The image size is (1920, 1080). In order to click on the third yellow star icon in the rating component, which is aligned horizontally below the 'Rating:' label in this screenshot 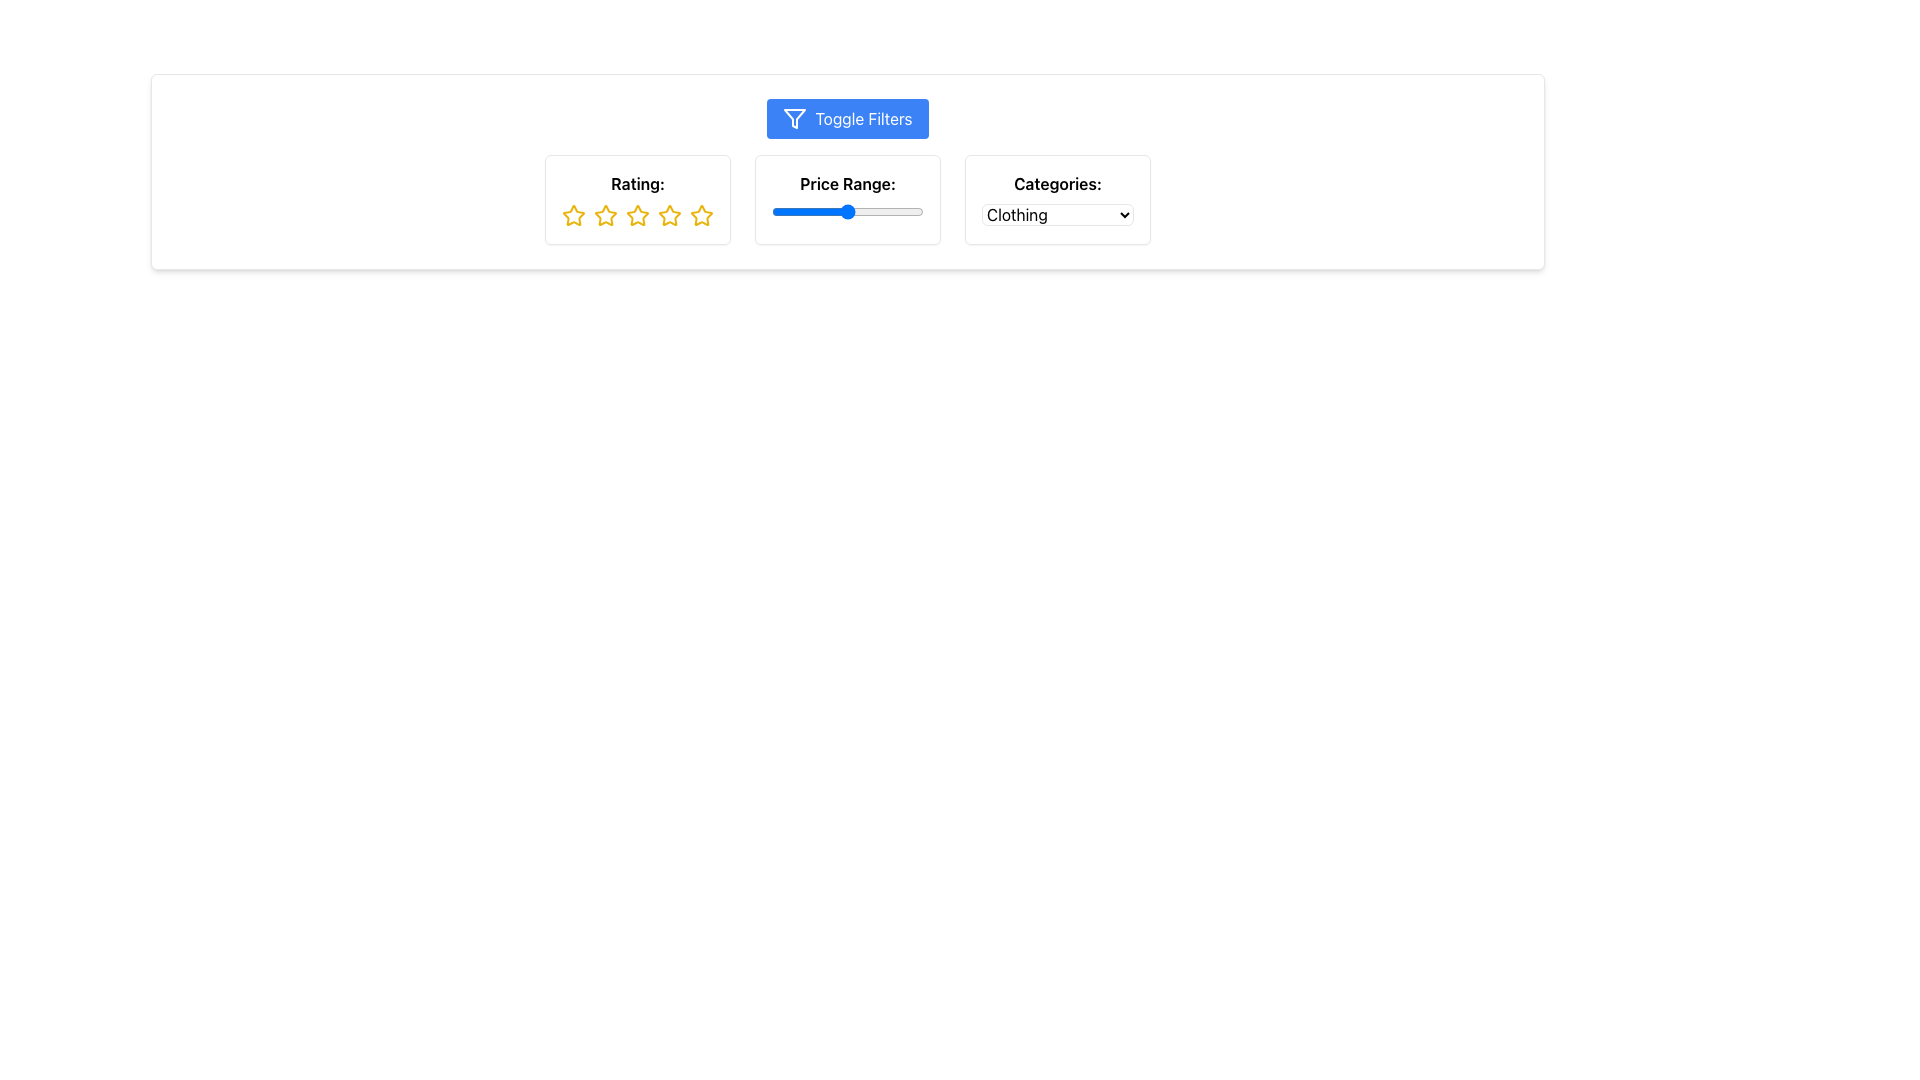, I will do `click(637, 216)`.